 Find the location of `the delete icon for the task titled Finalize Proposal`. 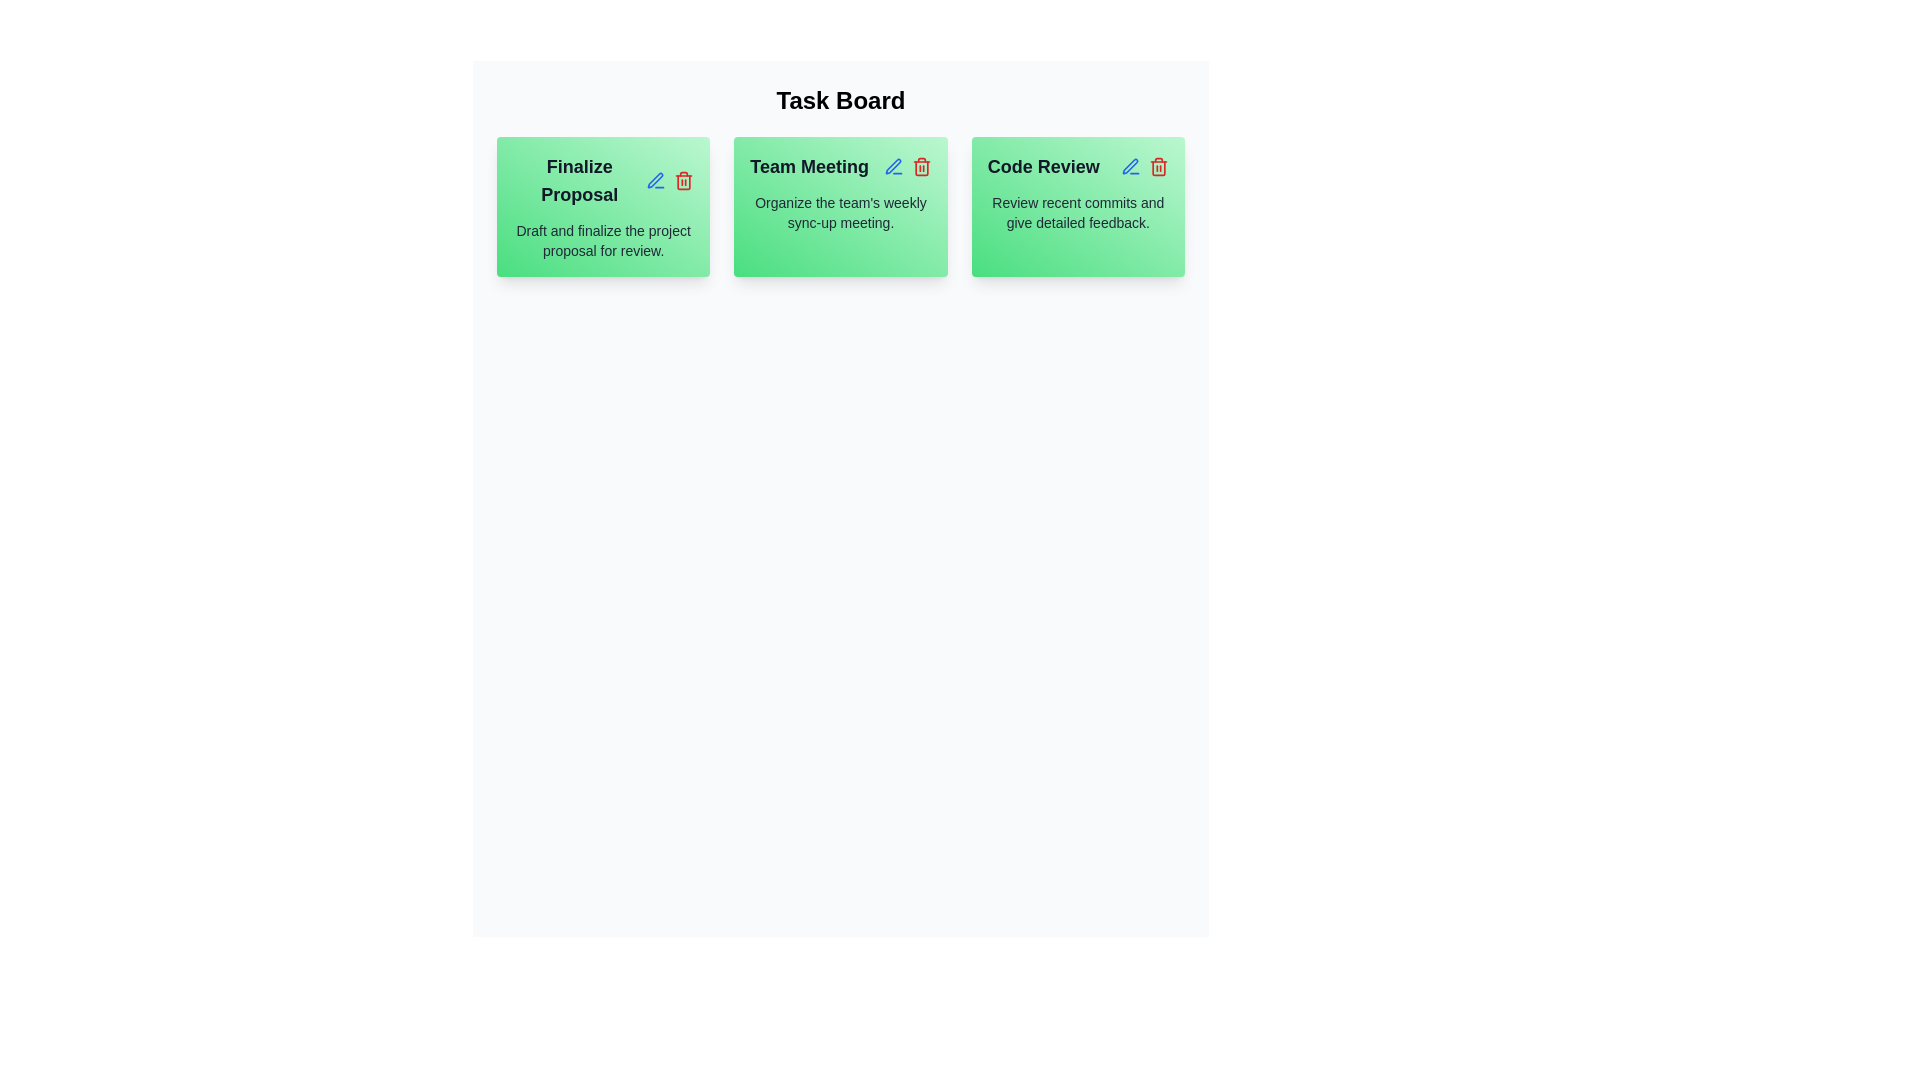

the delete icon for the task titled Finalize Proposal is located at coordinates (684, 181).